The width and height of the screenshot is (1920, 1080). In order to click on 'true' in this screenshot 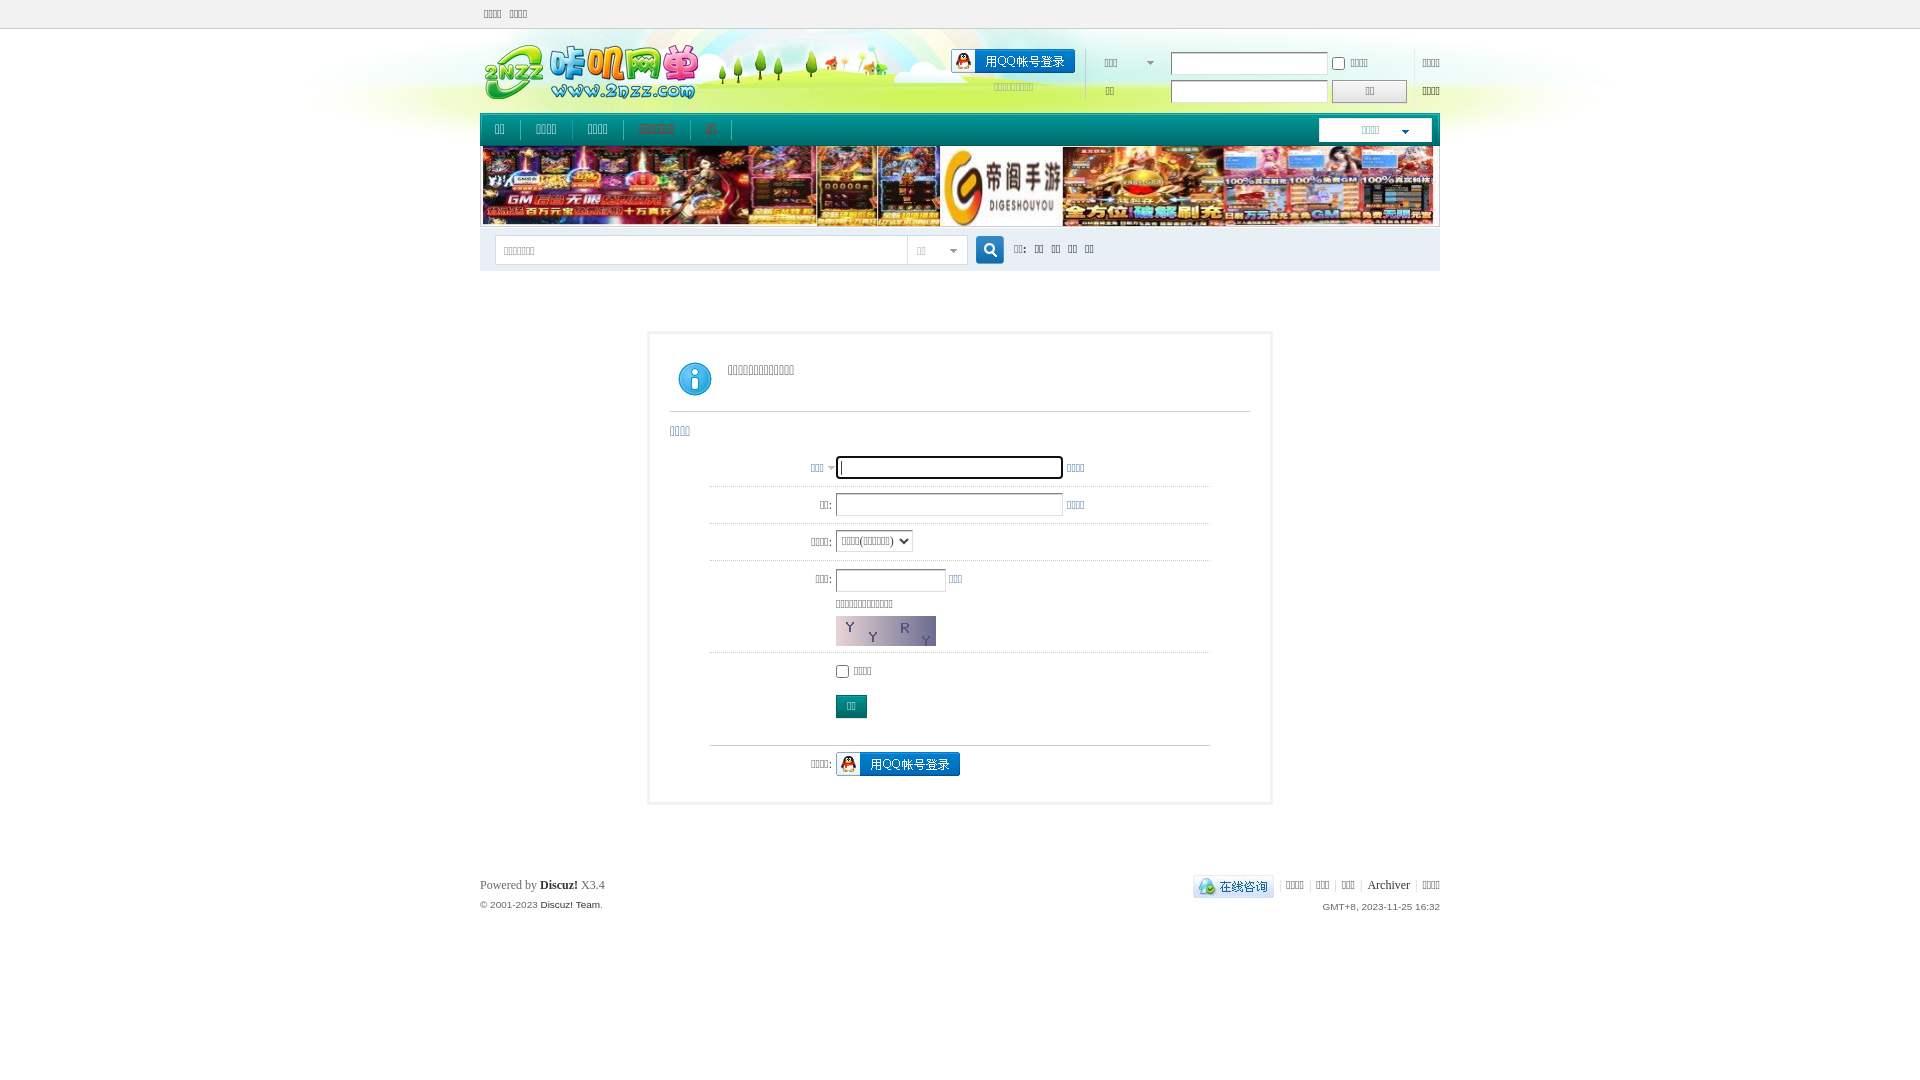, I will do `click(982, 249)`.